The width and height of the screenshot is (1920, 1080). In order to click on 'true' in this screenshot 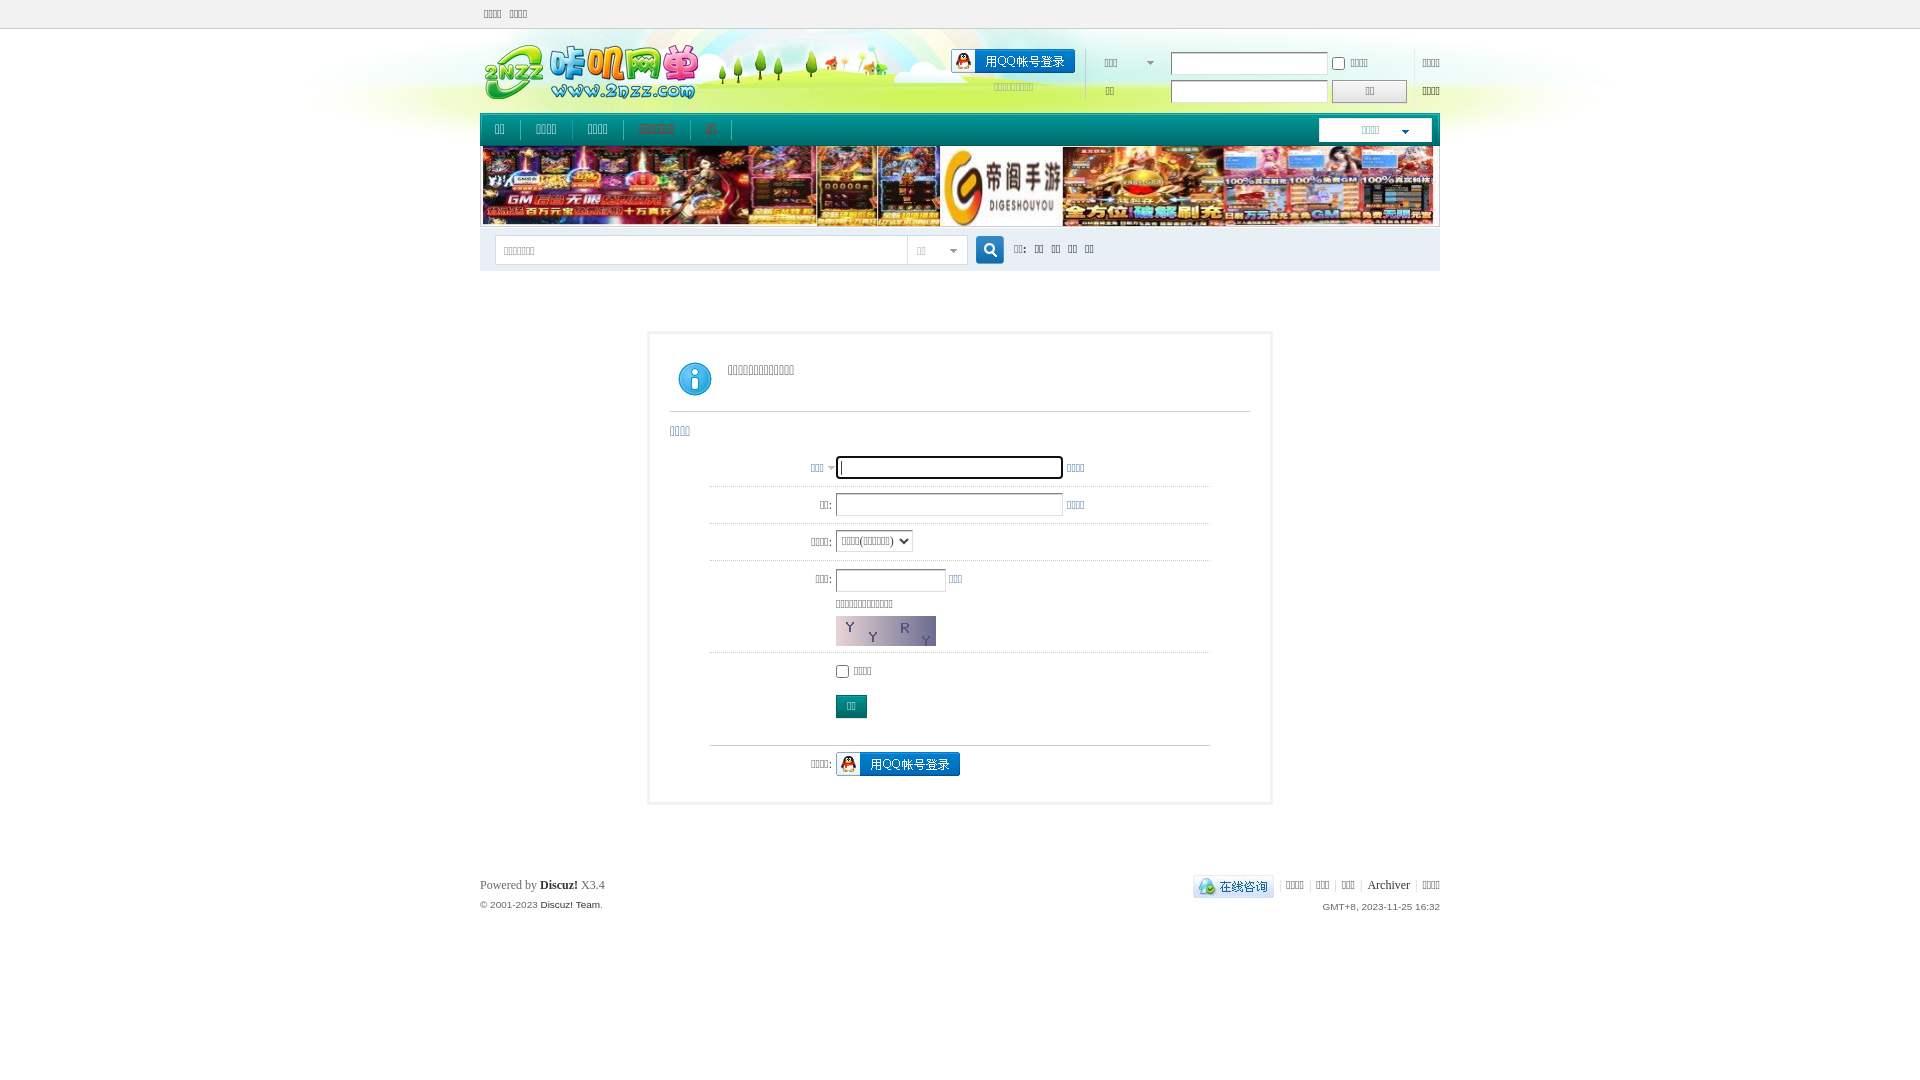, I will do `click(982, 249)`.